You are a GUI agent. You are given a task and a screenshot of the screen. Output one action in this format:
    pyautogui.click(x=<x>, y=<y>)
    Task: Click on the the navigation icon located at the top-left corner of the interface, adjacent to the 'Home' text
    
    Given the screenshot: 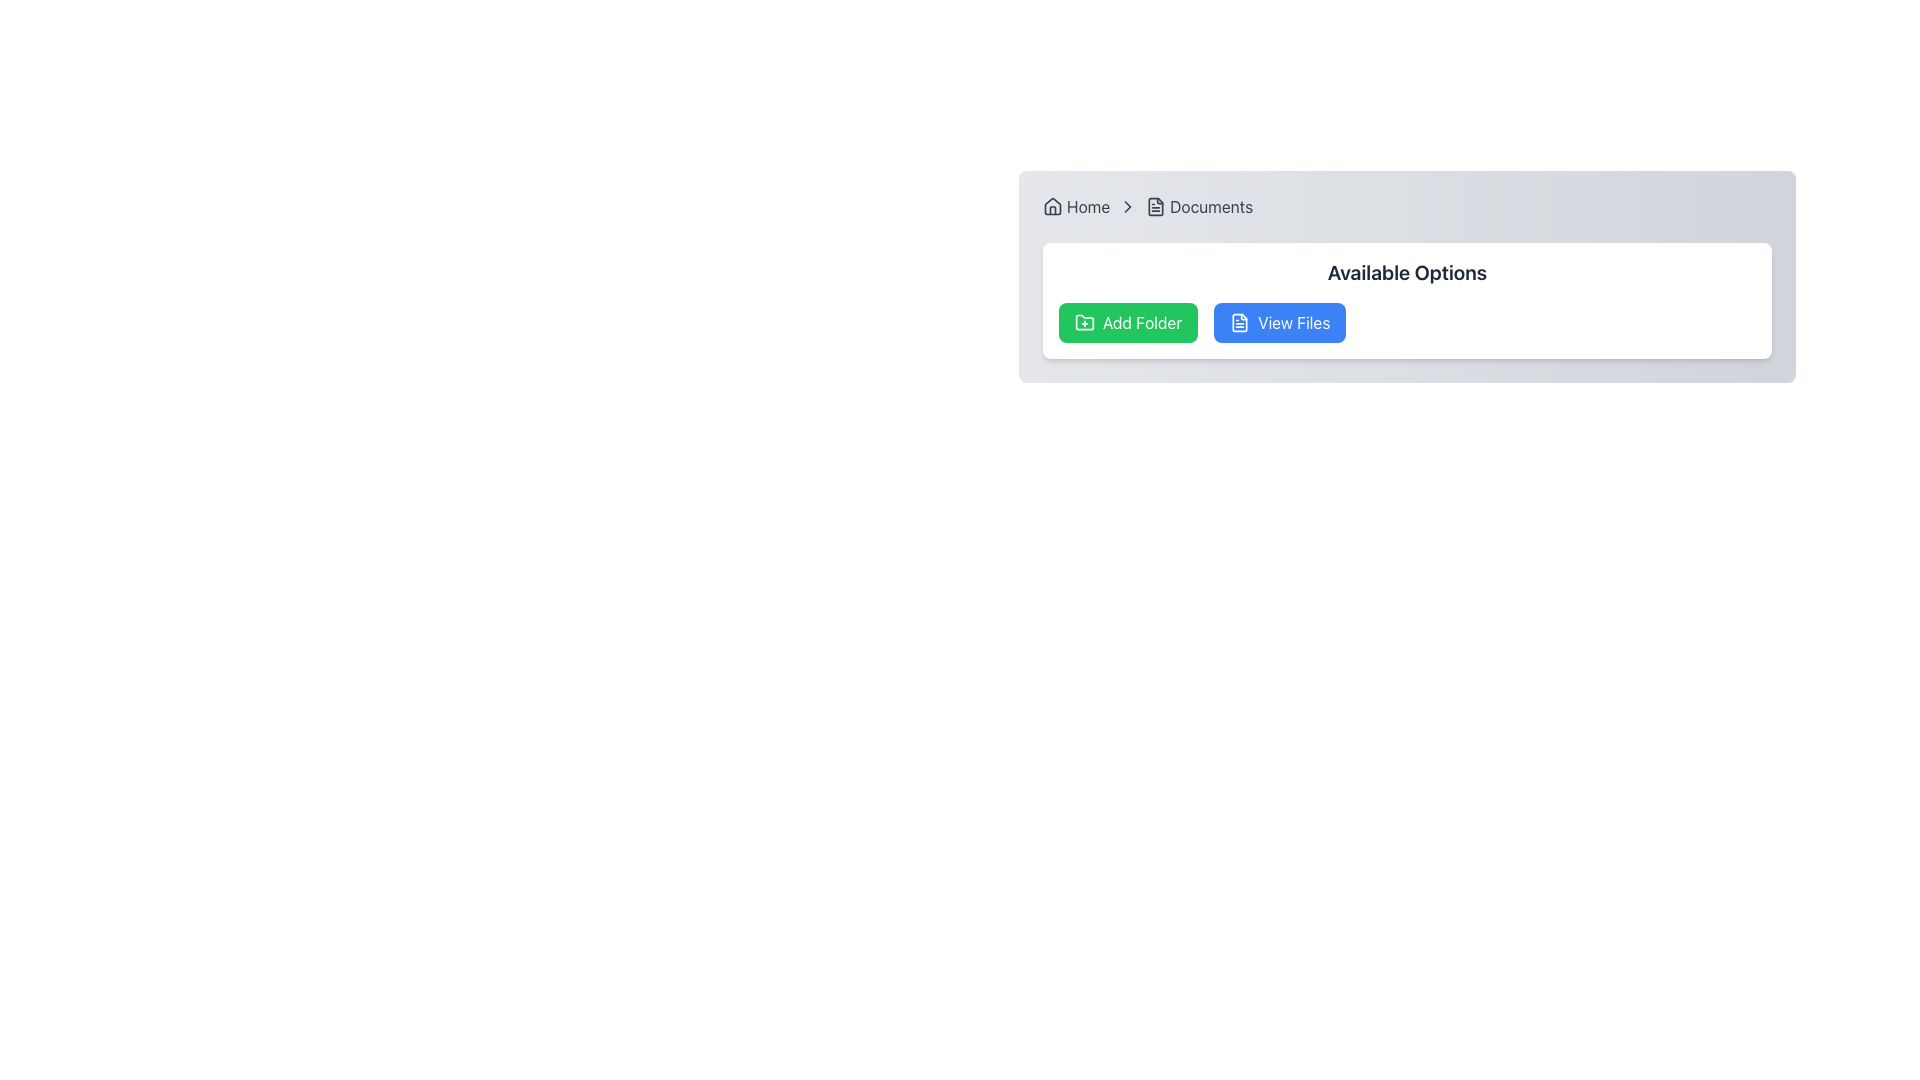 What is the action you would take?
    pyautogui.click(x=1051, y=207)
    